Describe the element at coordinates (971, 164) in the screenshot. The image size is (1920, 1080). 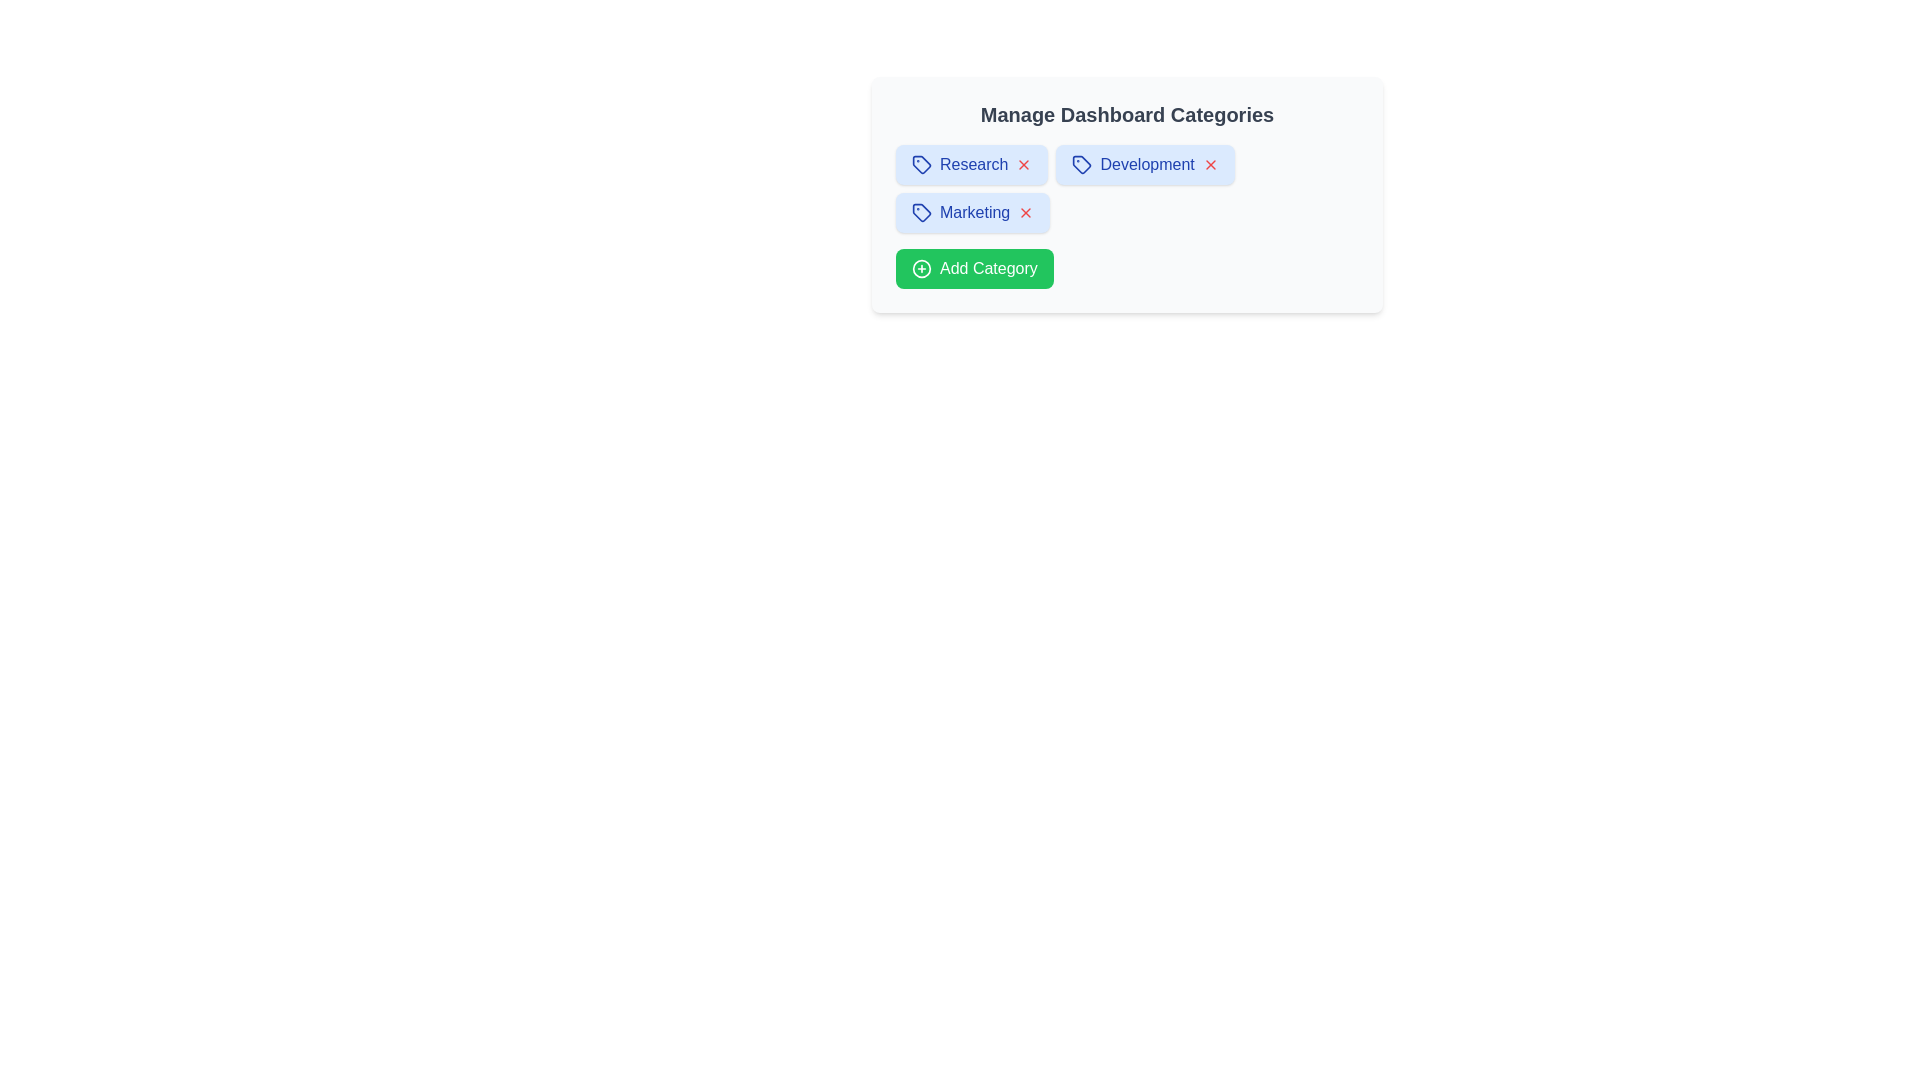
I see `the category chip labeled Research` at that location.